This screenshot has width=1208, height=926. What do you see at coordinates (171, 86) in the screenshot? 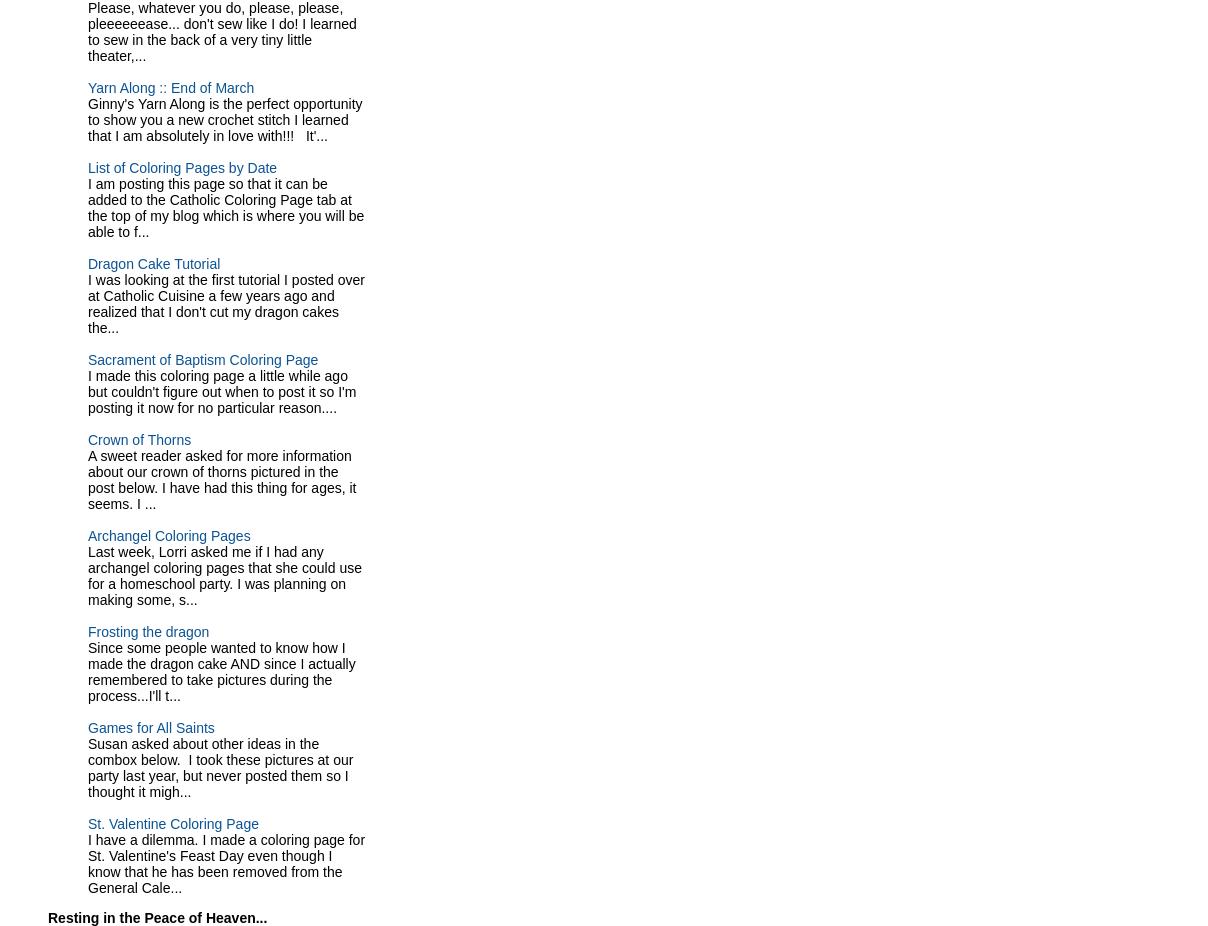
I see `'Yarn Along :: End of March'` at bounding box center [171, 86].